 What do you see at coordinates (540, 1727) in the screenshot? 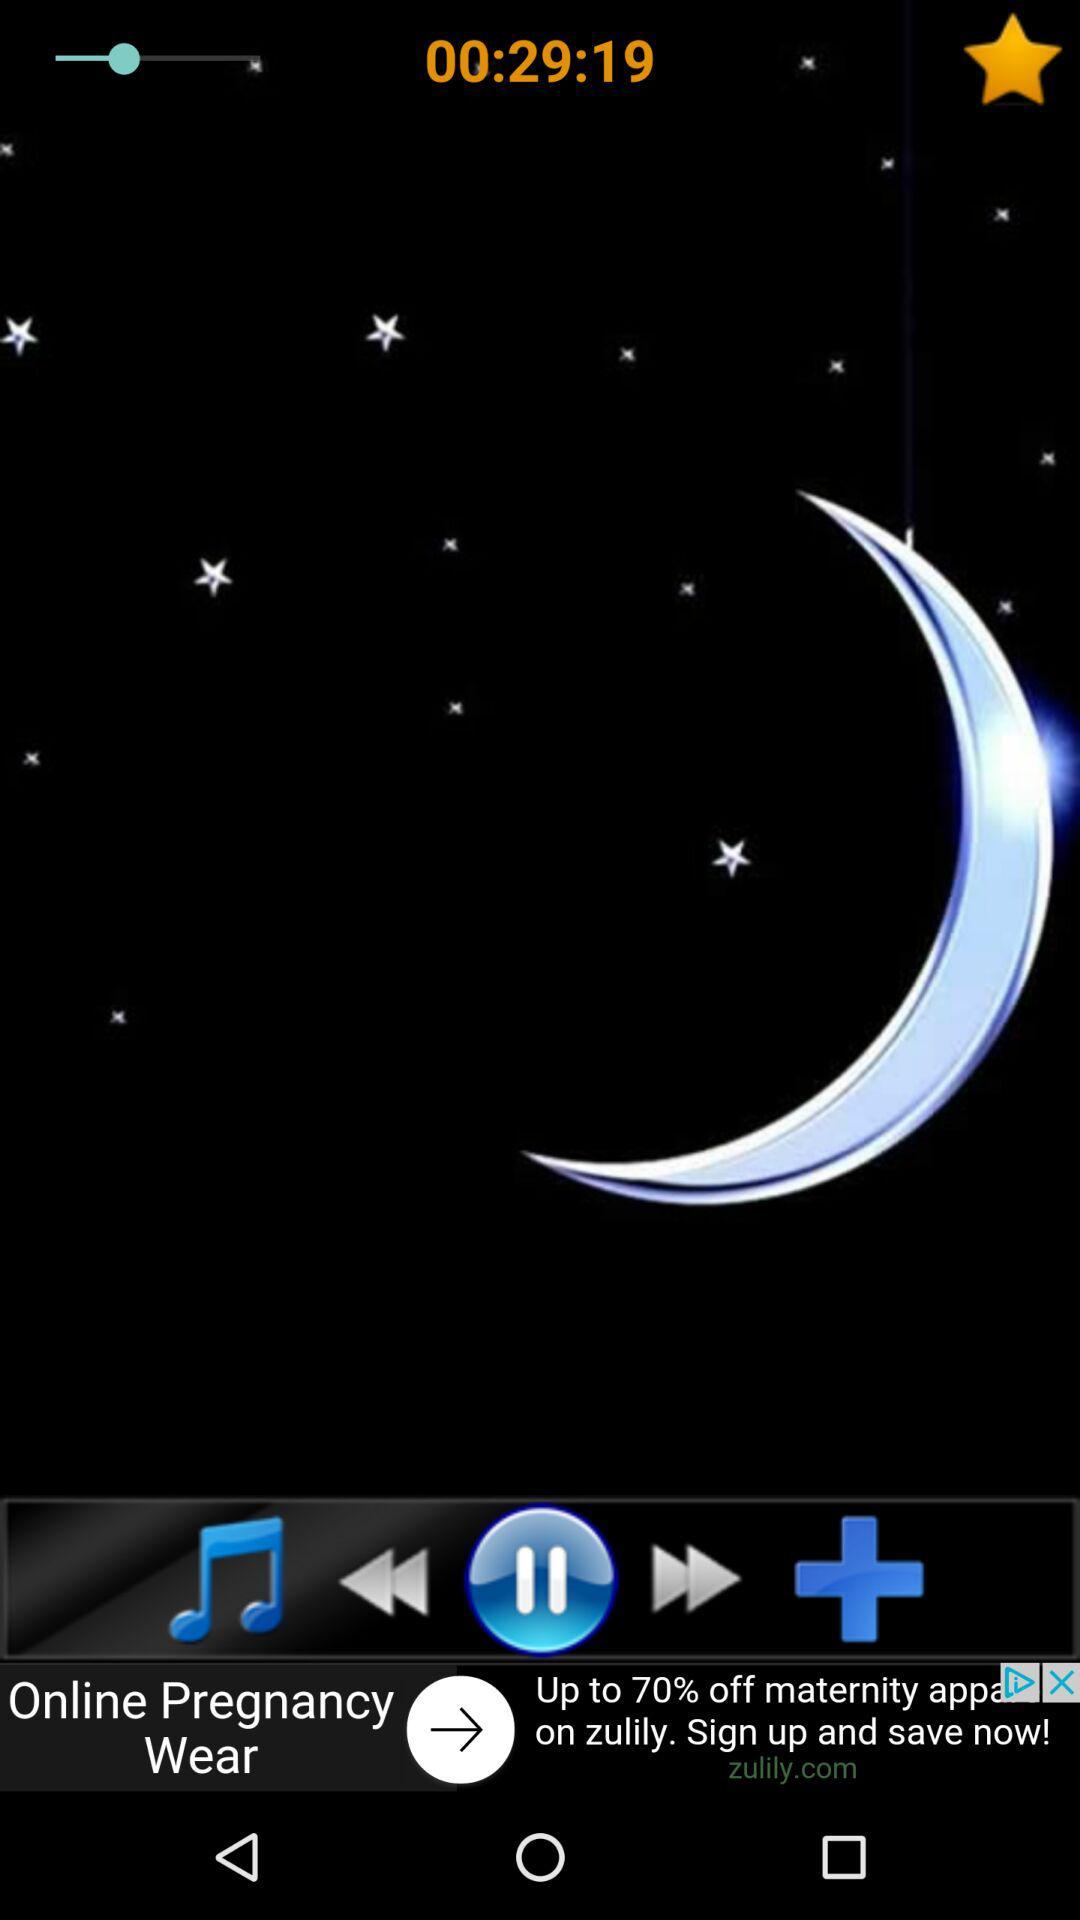
I see `button image` at bounding box center [540, 1727].